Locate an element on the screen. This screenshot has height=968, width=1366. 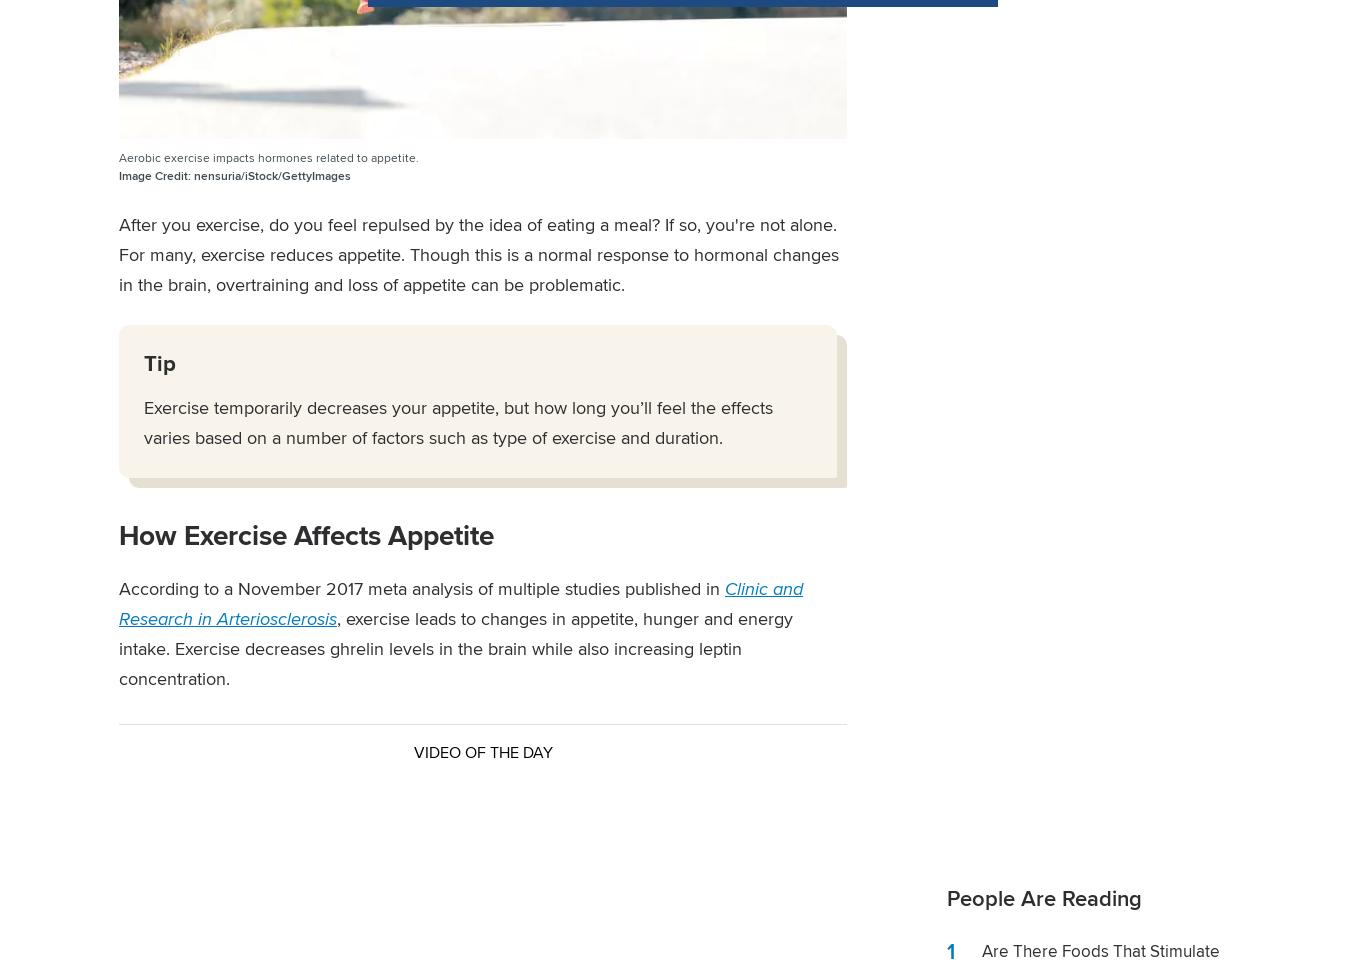
'People Are Reading' is located at coordinates (1043, 898).